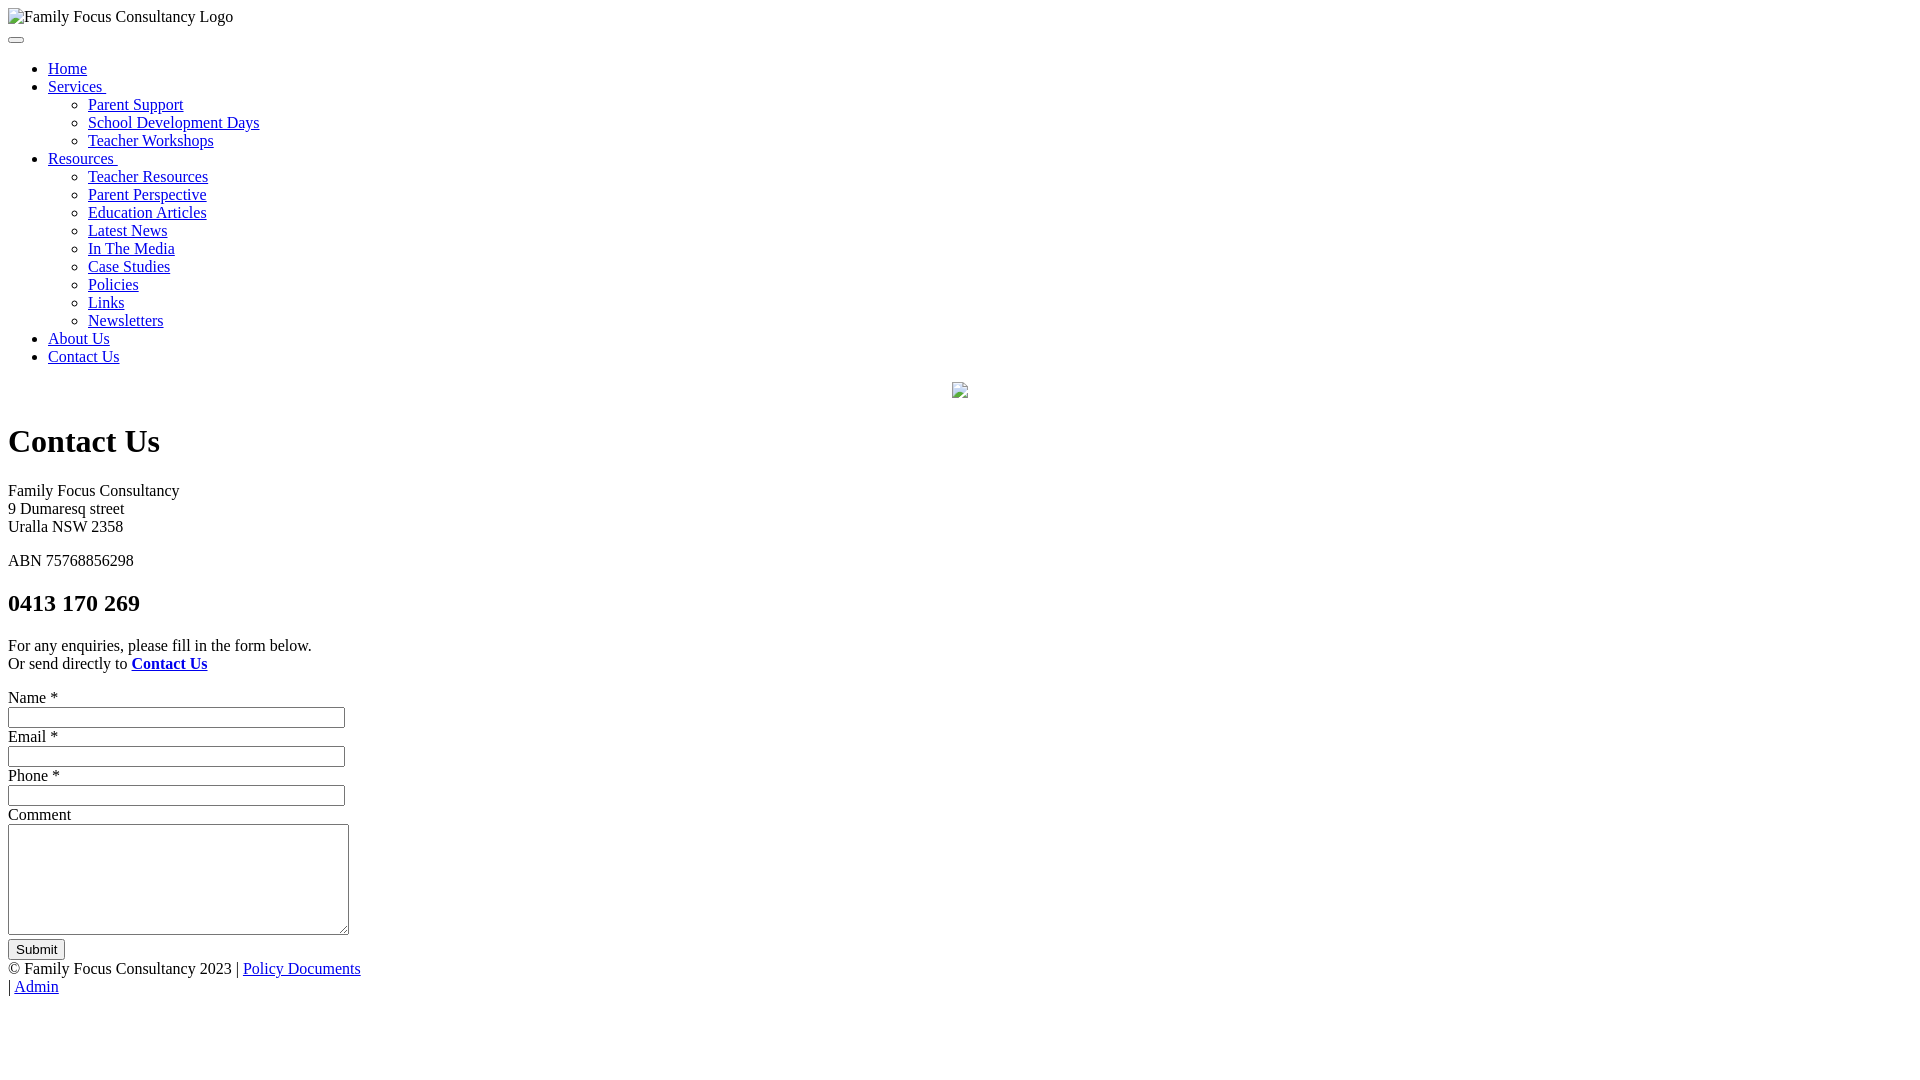 The width and height of the screenshot is (1920, 1080). I want to click on 'Links', so click(104, 302).